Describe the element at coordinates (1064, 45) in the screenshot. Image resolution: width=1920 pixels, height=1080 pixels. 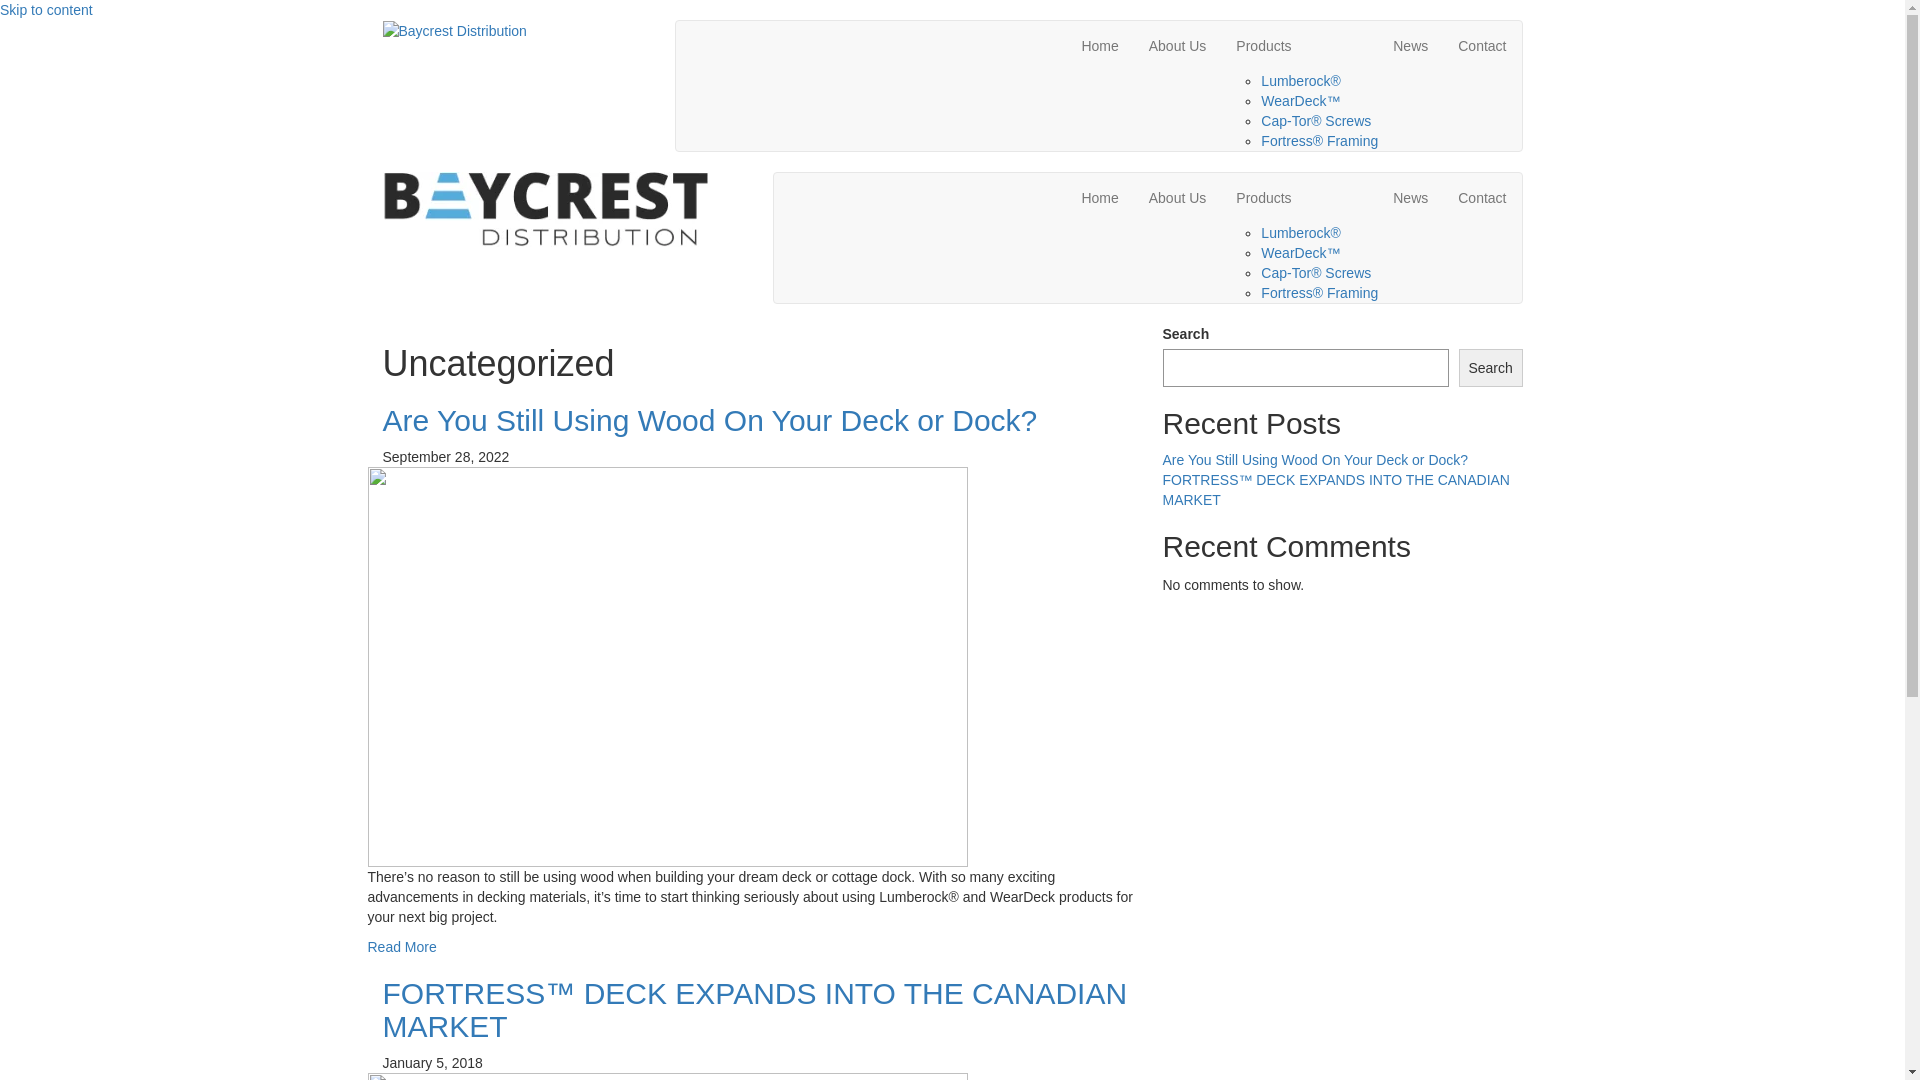
I see `'Home'` at that location.